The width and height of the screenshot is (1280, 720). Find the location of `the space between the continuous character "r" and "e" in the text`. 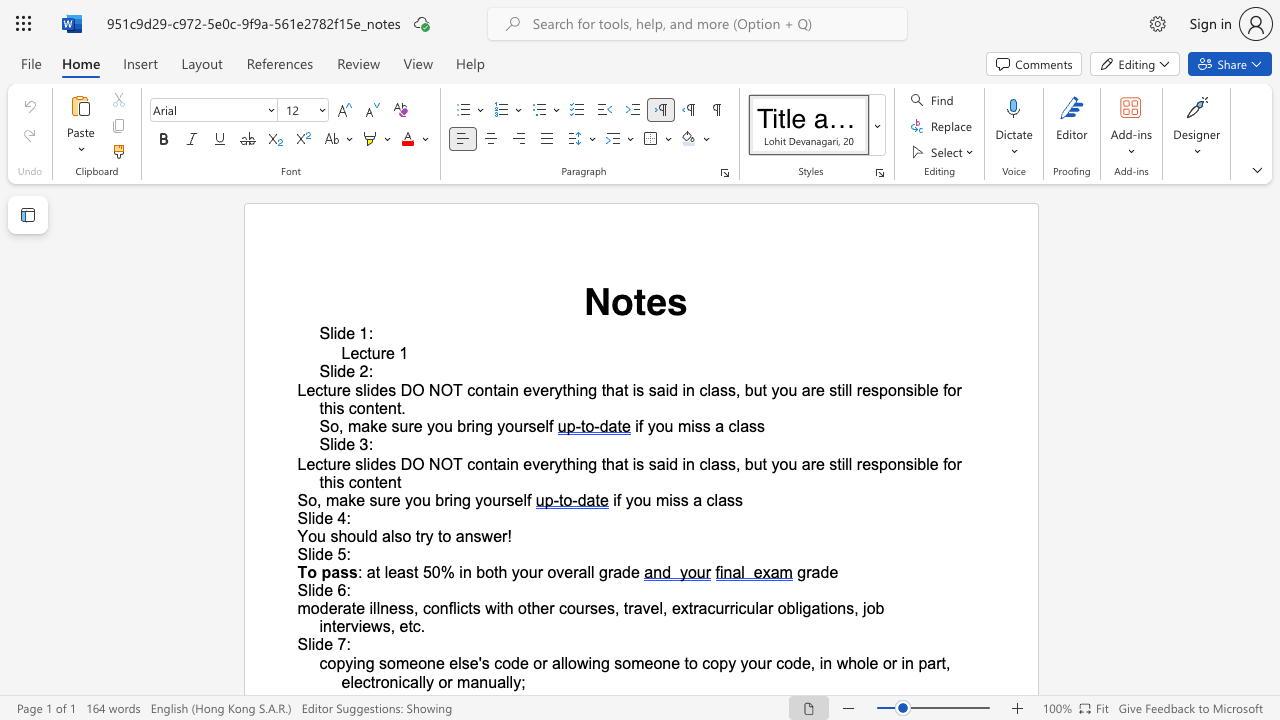

the space between the continuous character "r" and "e" in the text is located at coordinates (392, 499).